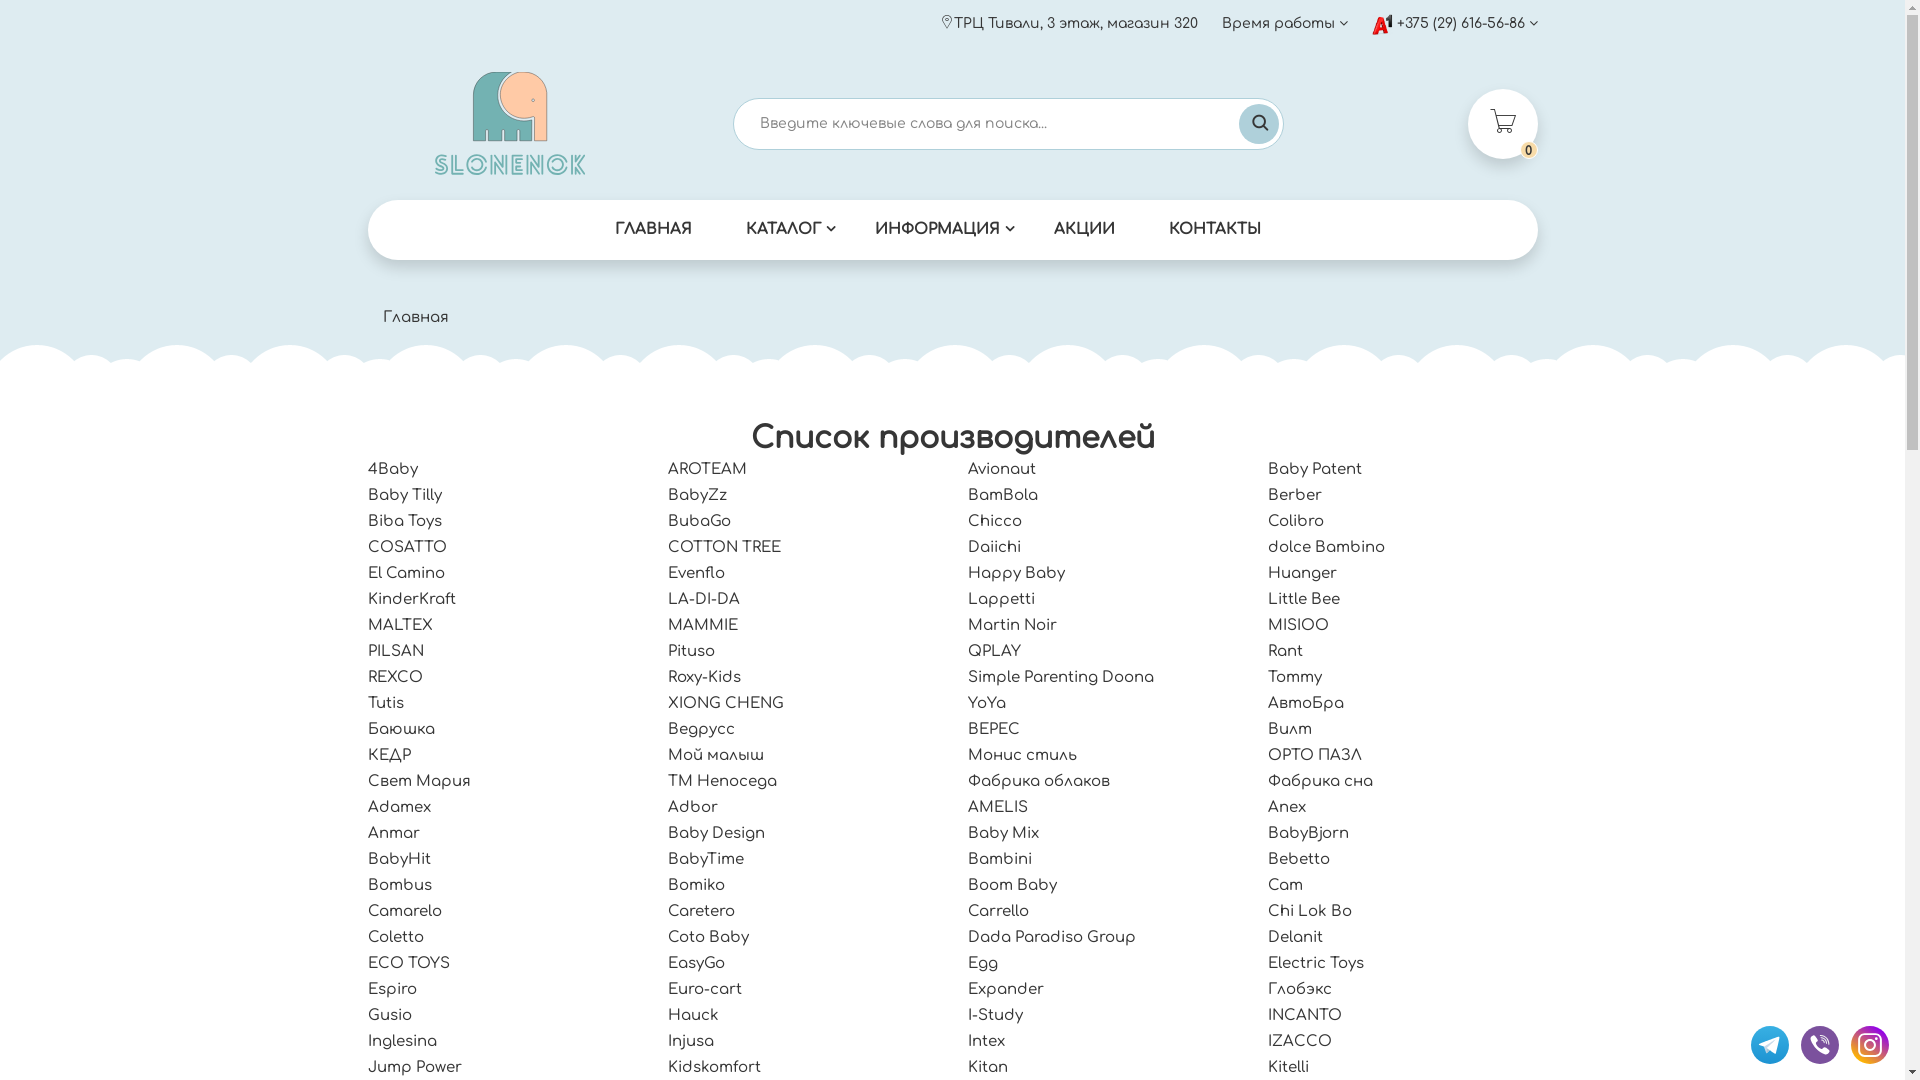  Describe the element at coordinates (994, 651) in the screenshot. I see `'QPLAY'` at that location.